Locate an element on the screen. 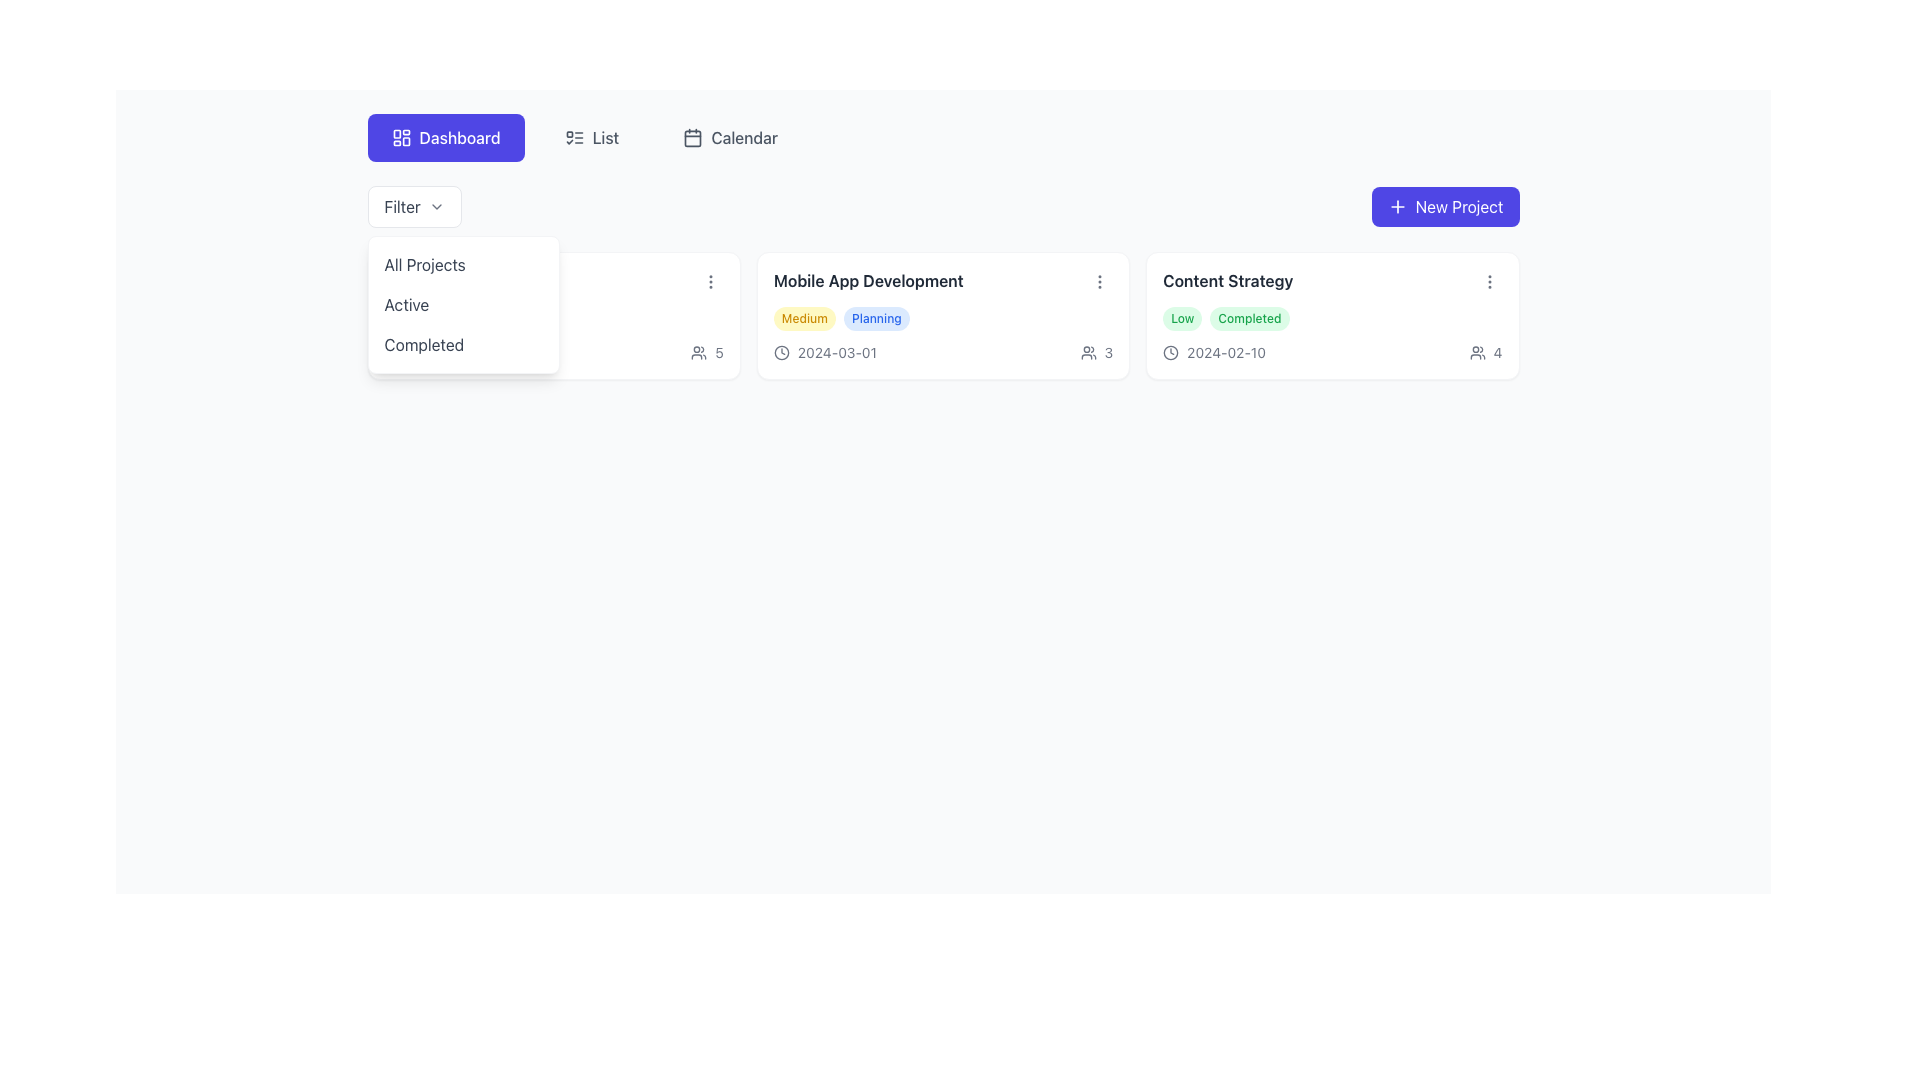 The image size is (1920, 1080). the static text element that serves as a numeric indicator for users or participants in the 'Content Strategy' section, located towards the right end of the card is located at coordinates (1497, 352).